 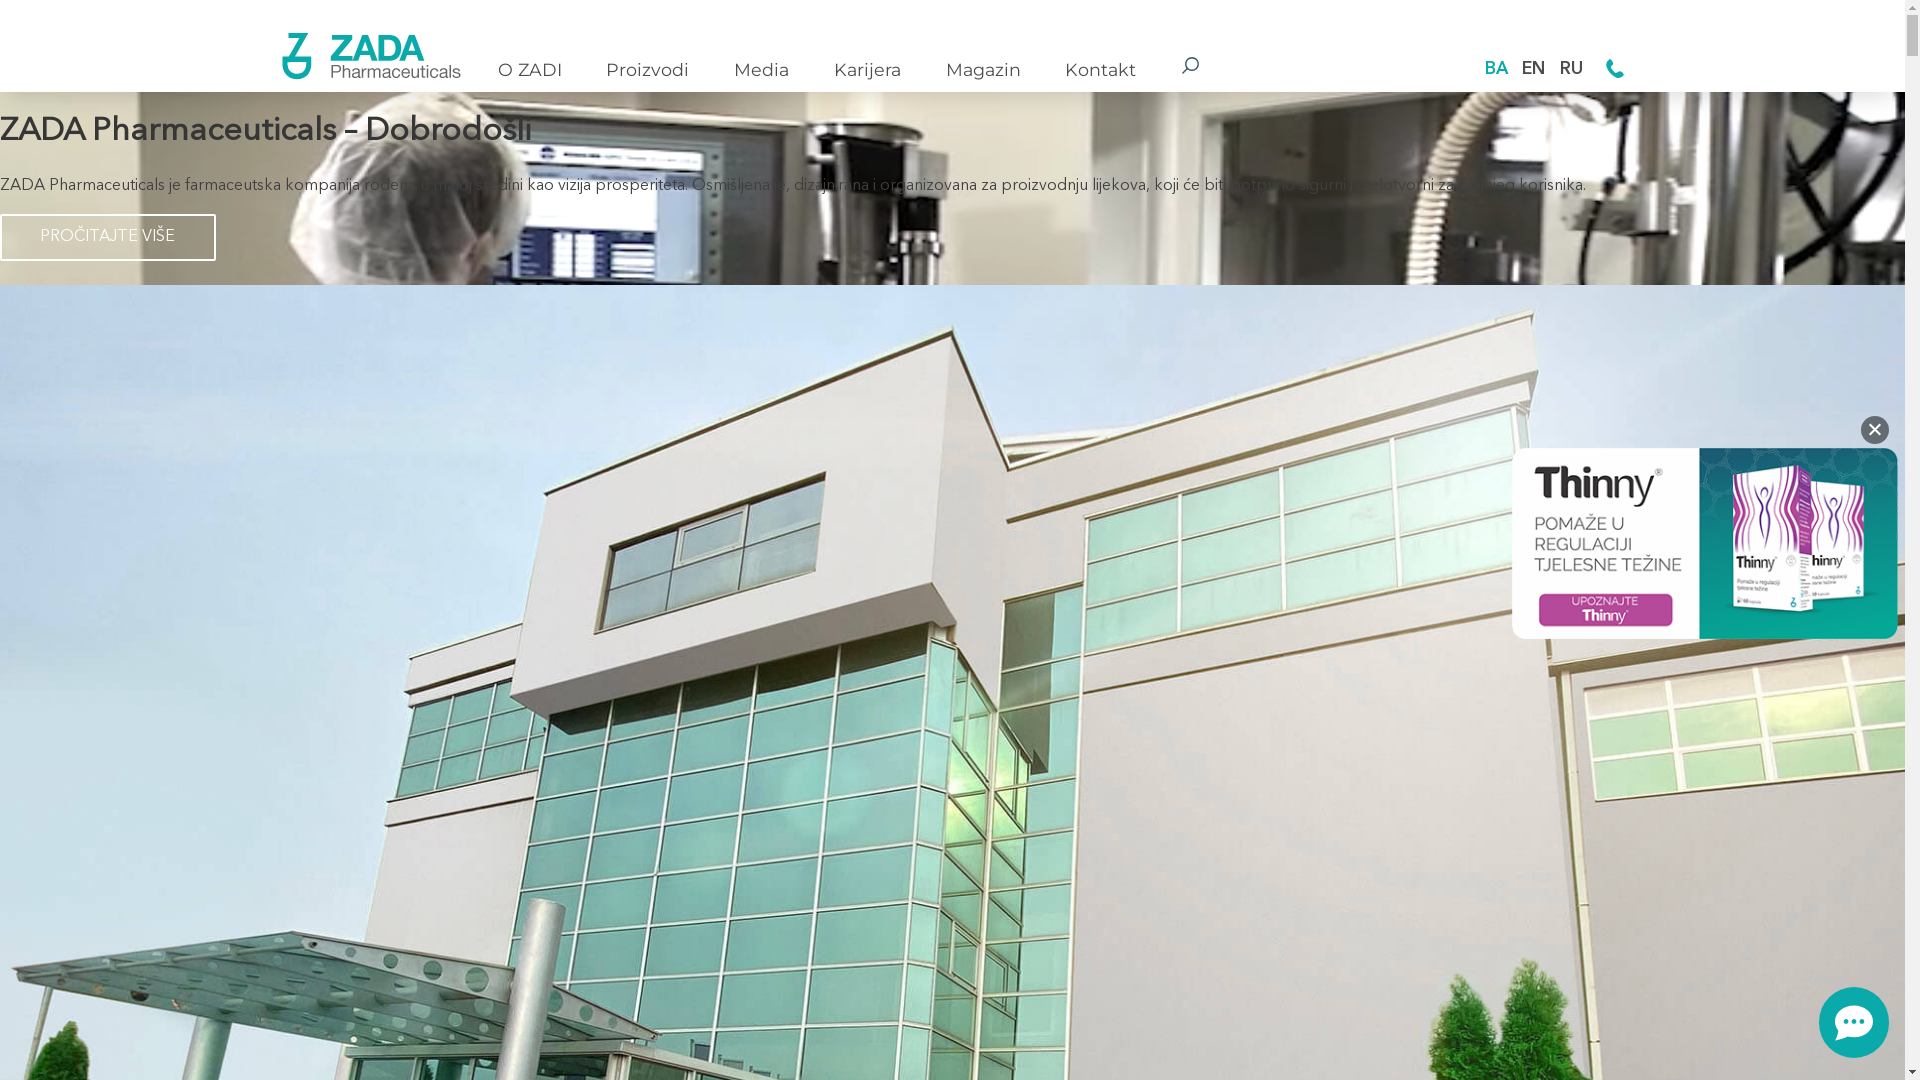 I want to click on 'O ZADI', so click(x=529, y=68).